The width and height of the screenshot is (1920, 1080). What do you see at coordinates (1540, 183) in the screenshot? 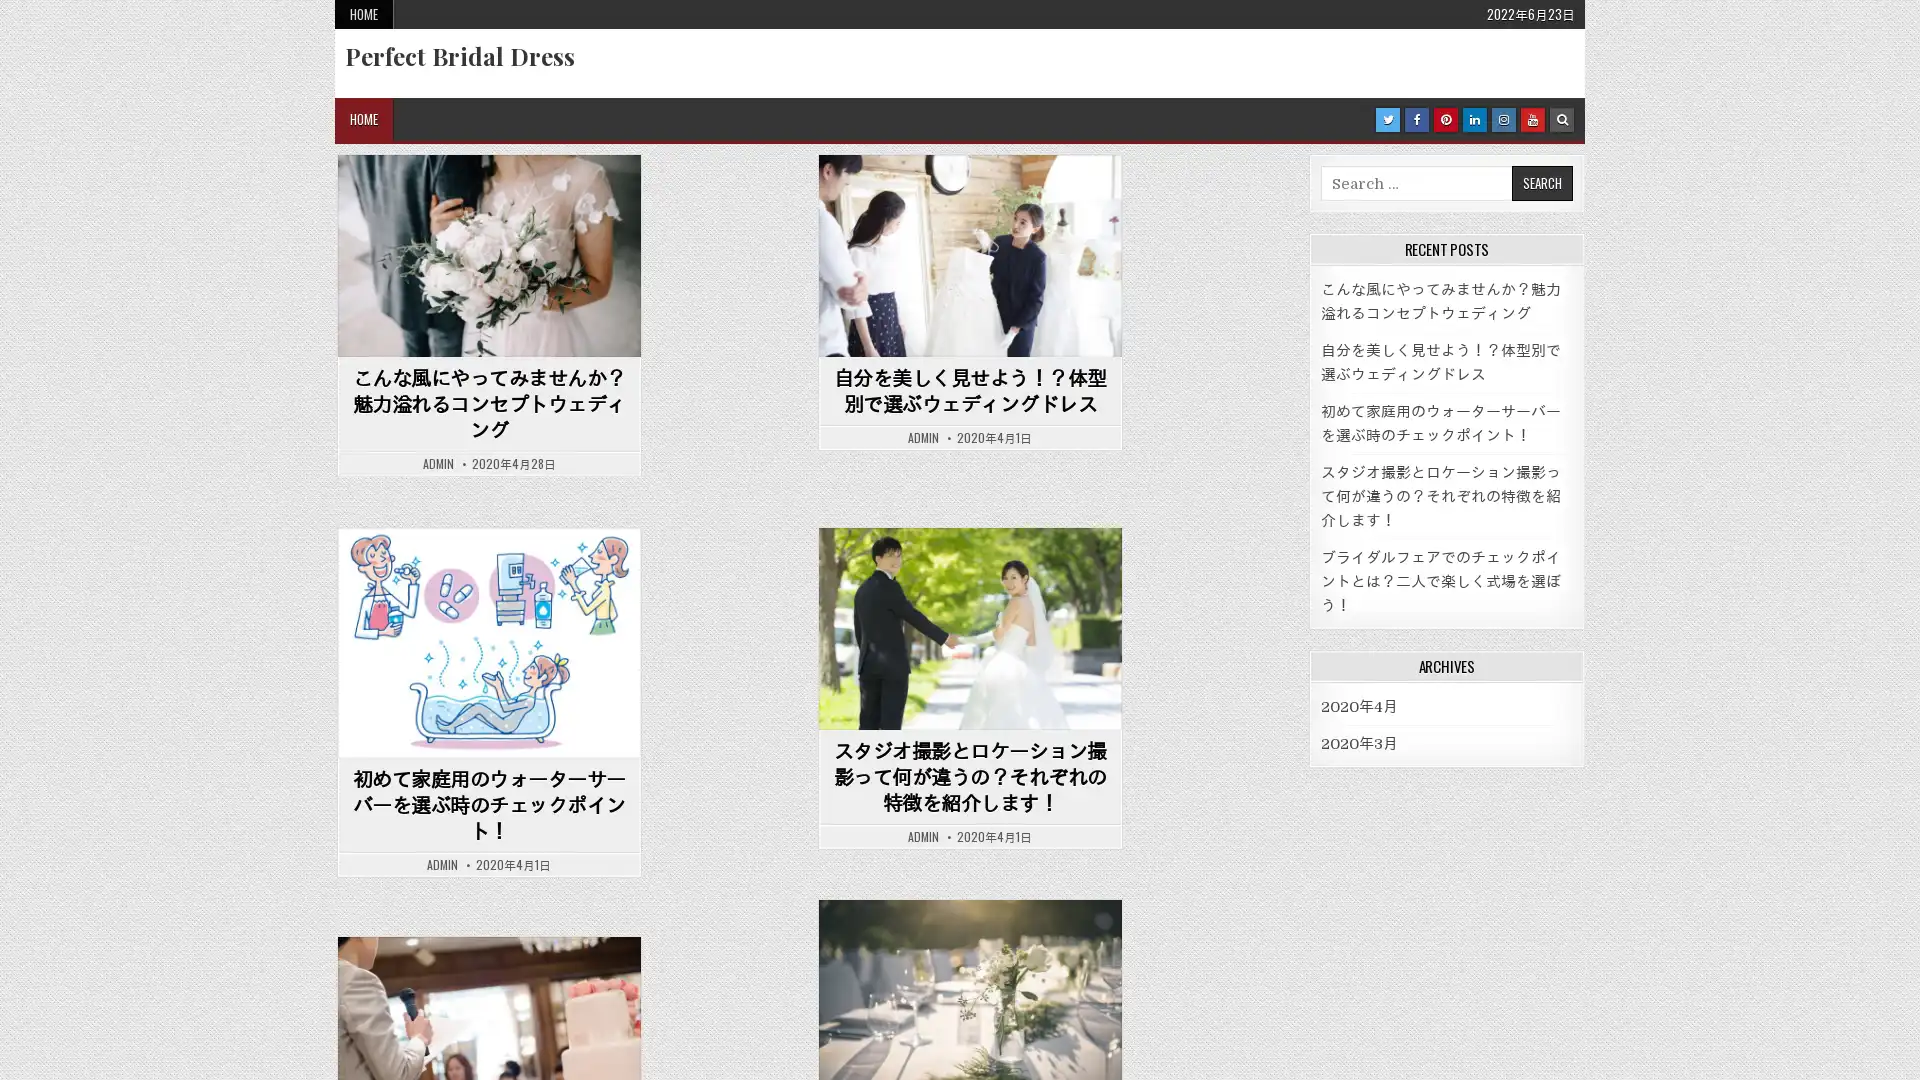
I see `Search` at bounding box center [1540, 183].